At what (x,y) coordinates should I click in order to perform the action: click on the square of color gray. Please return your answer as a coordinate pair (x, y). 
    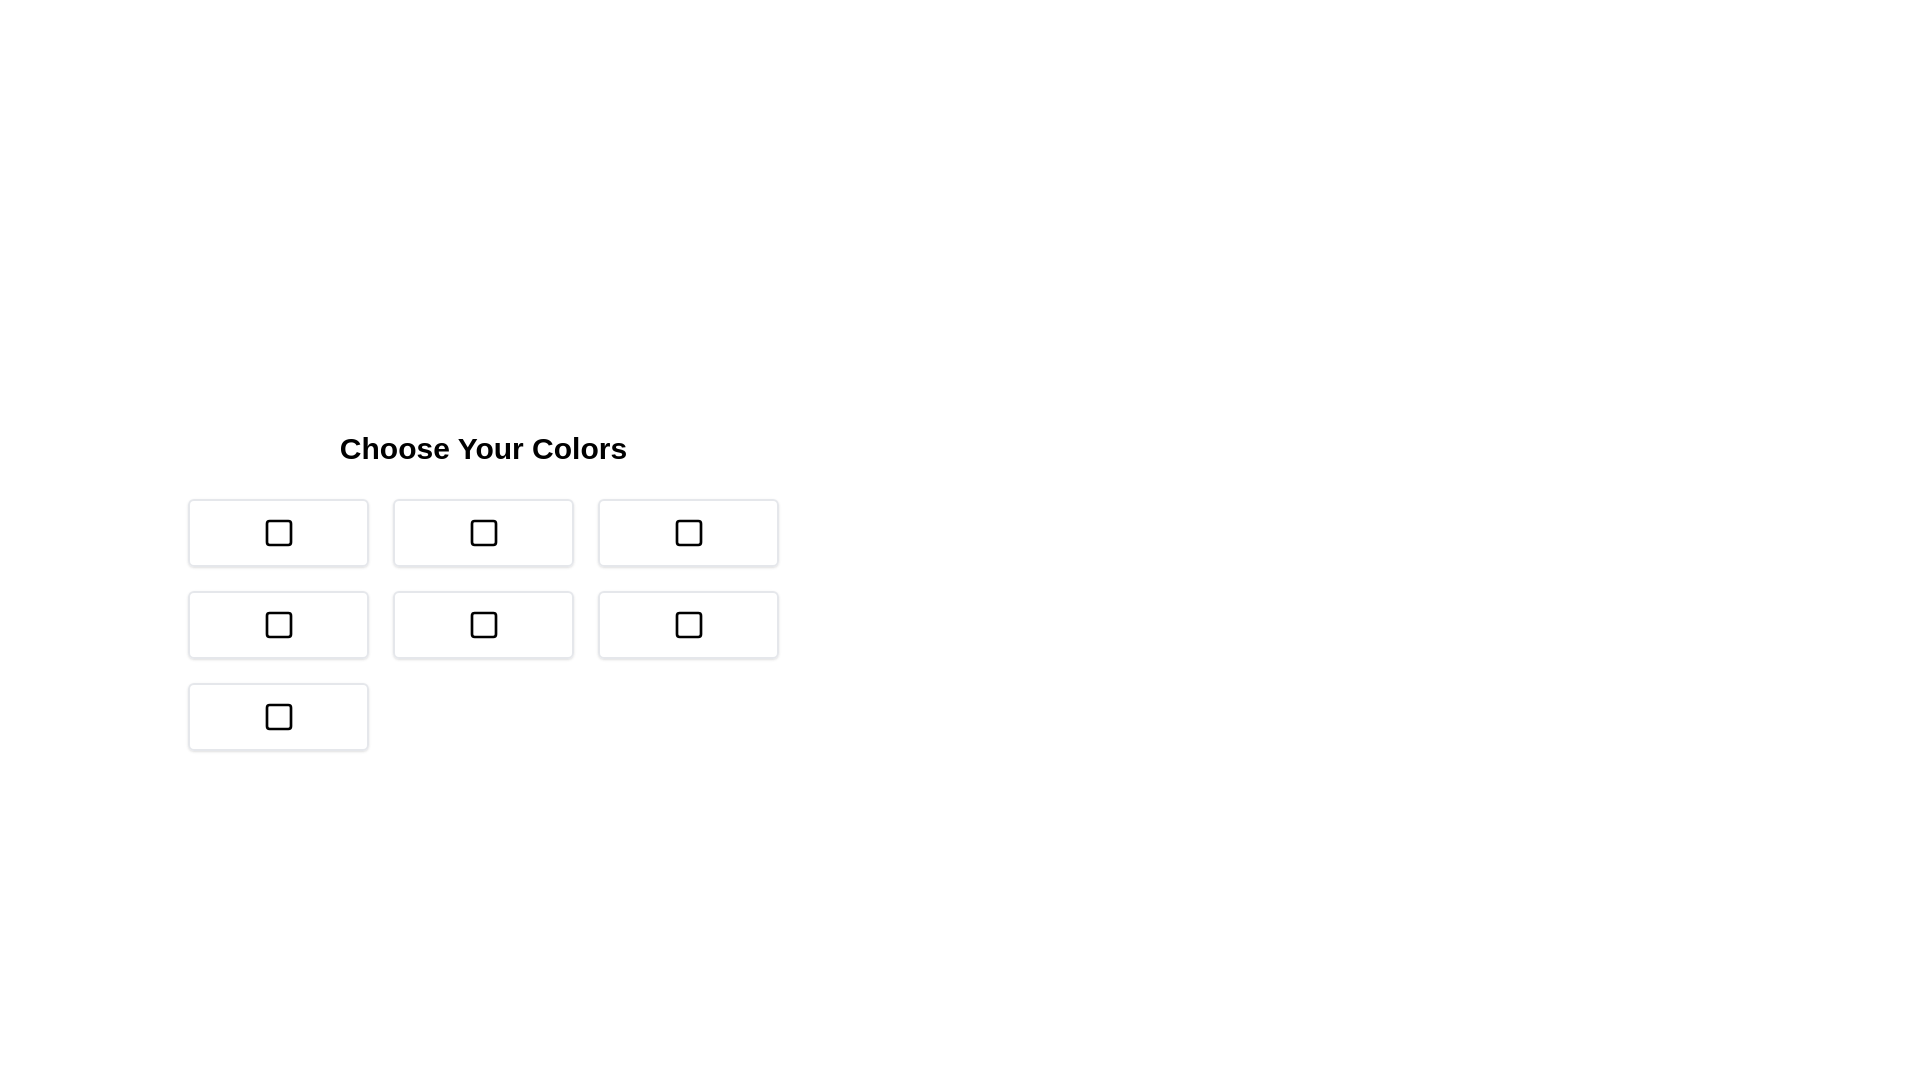
    Looking at the image, I should click on (277, 716).